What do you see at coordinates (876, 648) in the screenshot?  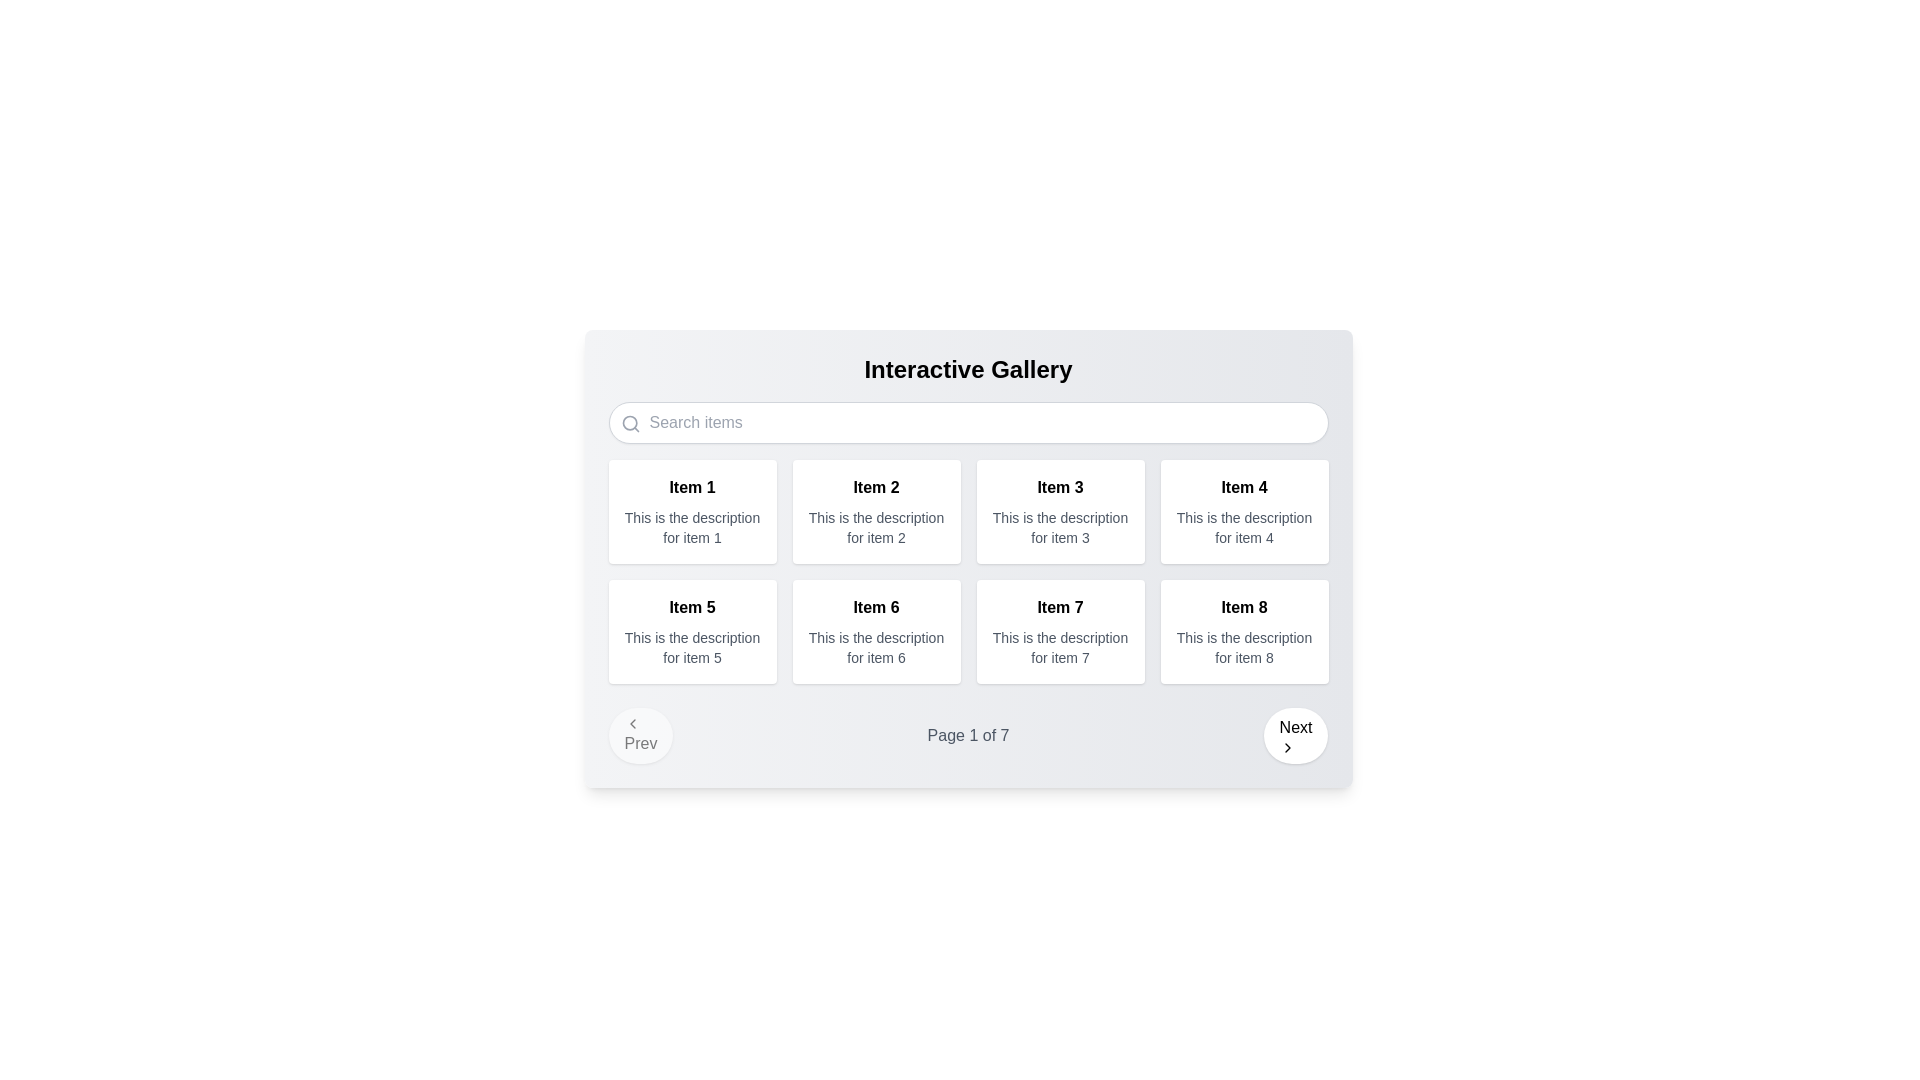 I see `the descriptive text element located below the header titled 'Item 6' in the grid layout` at bounding box center [876, 648].